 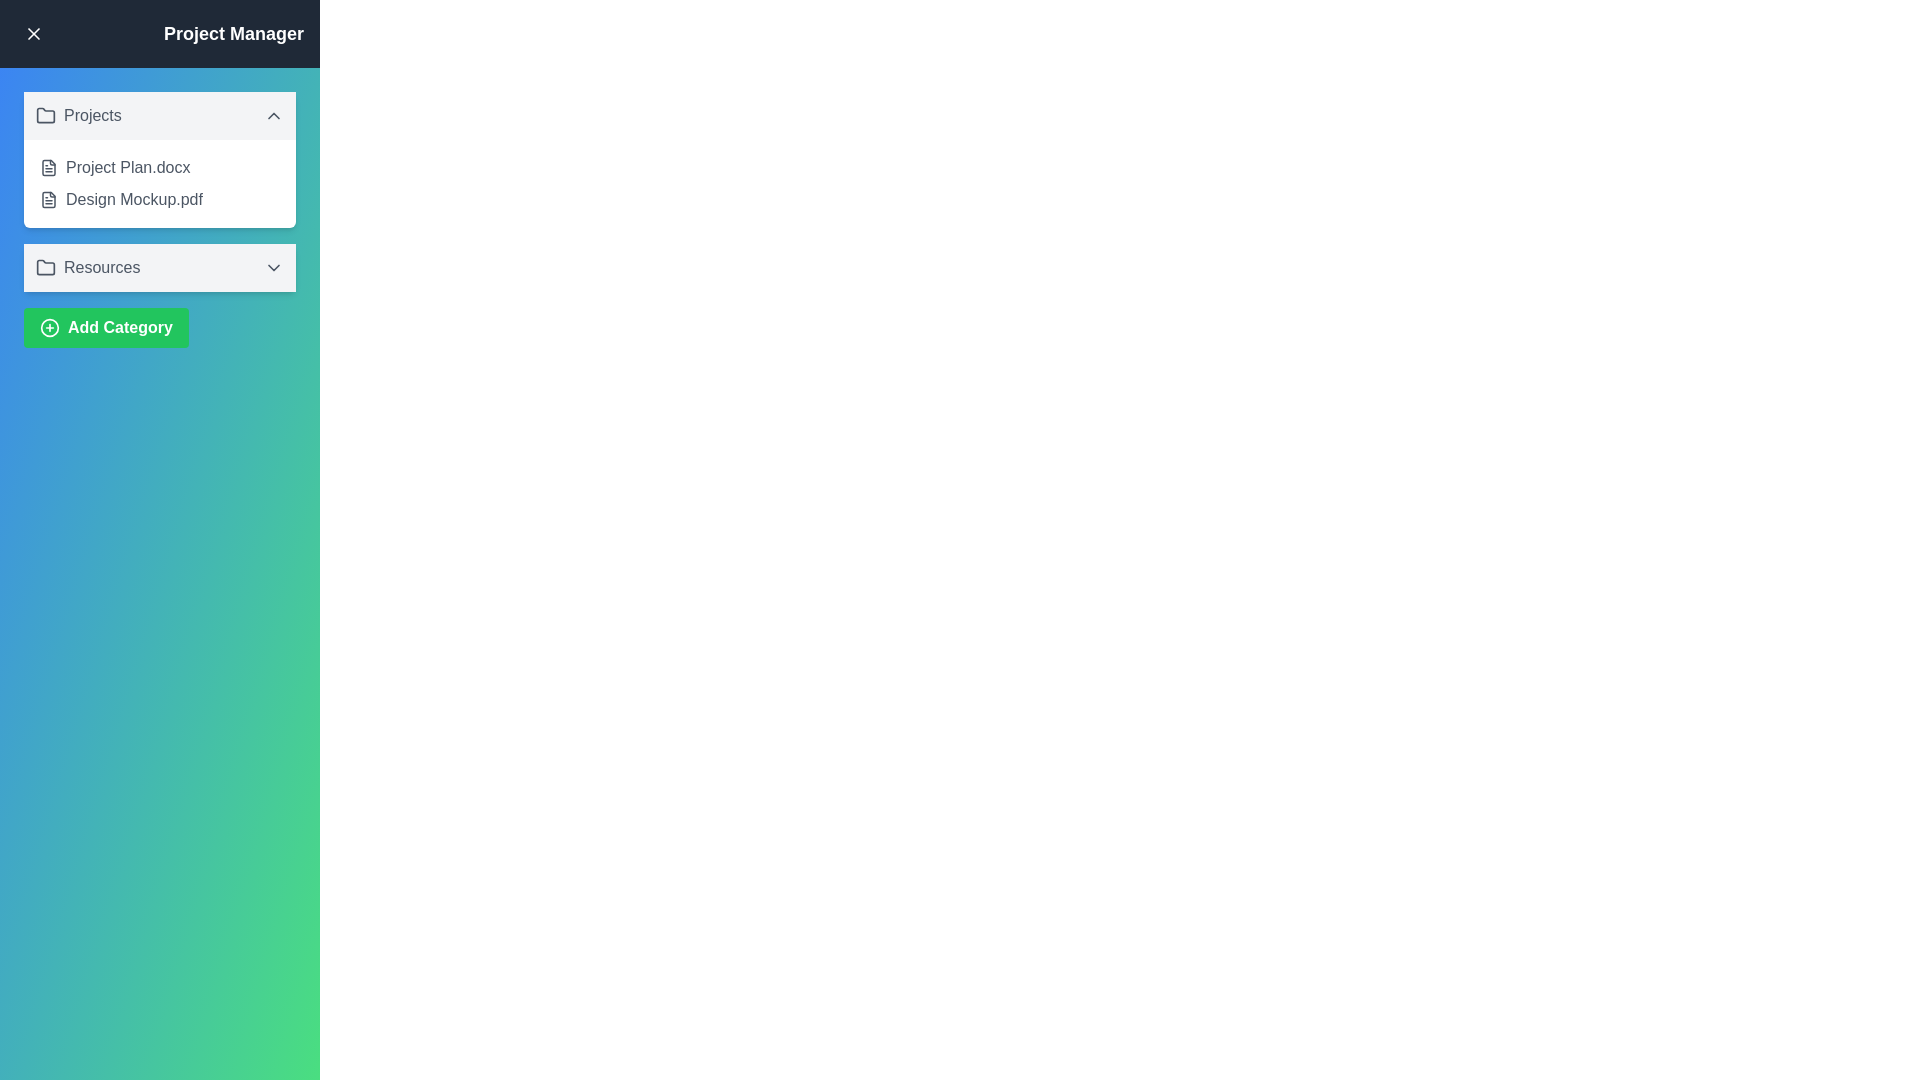 What do you see at coordinates (48, 167) in the screenshot?
I see `the document icon representing 'Project Plan.docx' in the project management panel, which features a minimalist line-art style and a folded upper-right corner` at bounding box center [48, 167].